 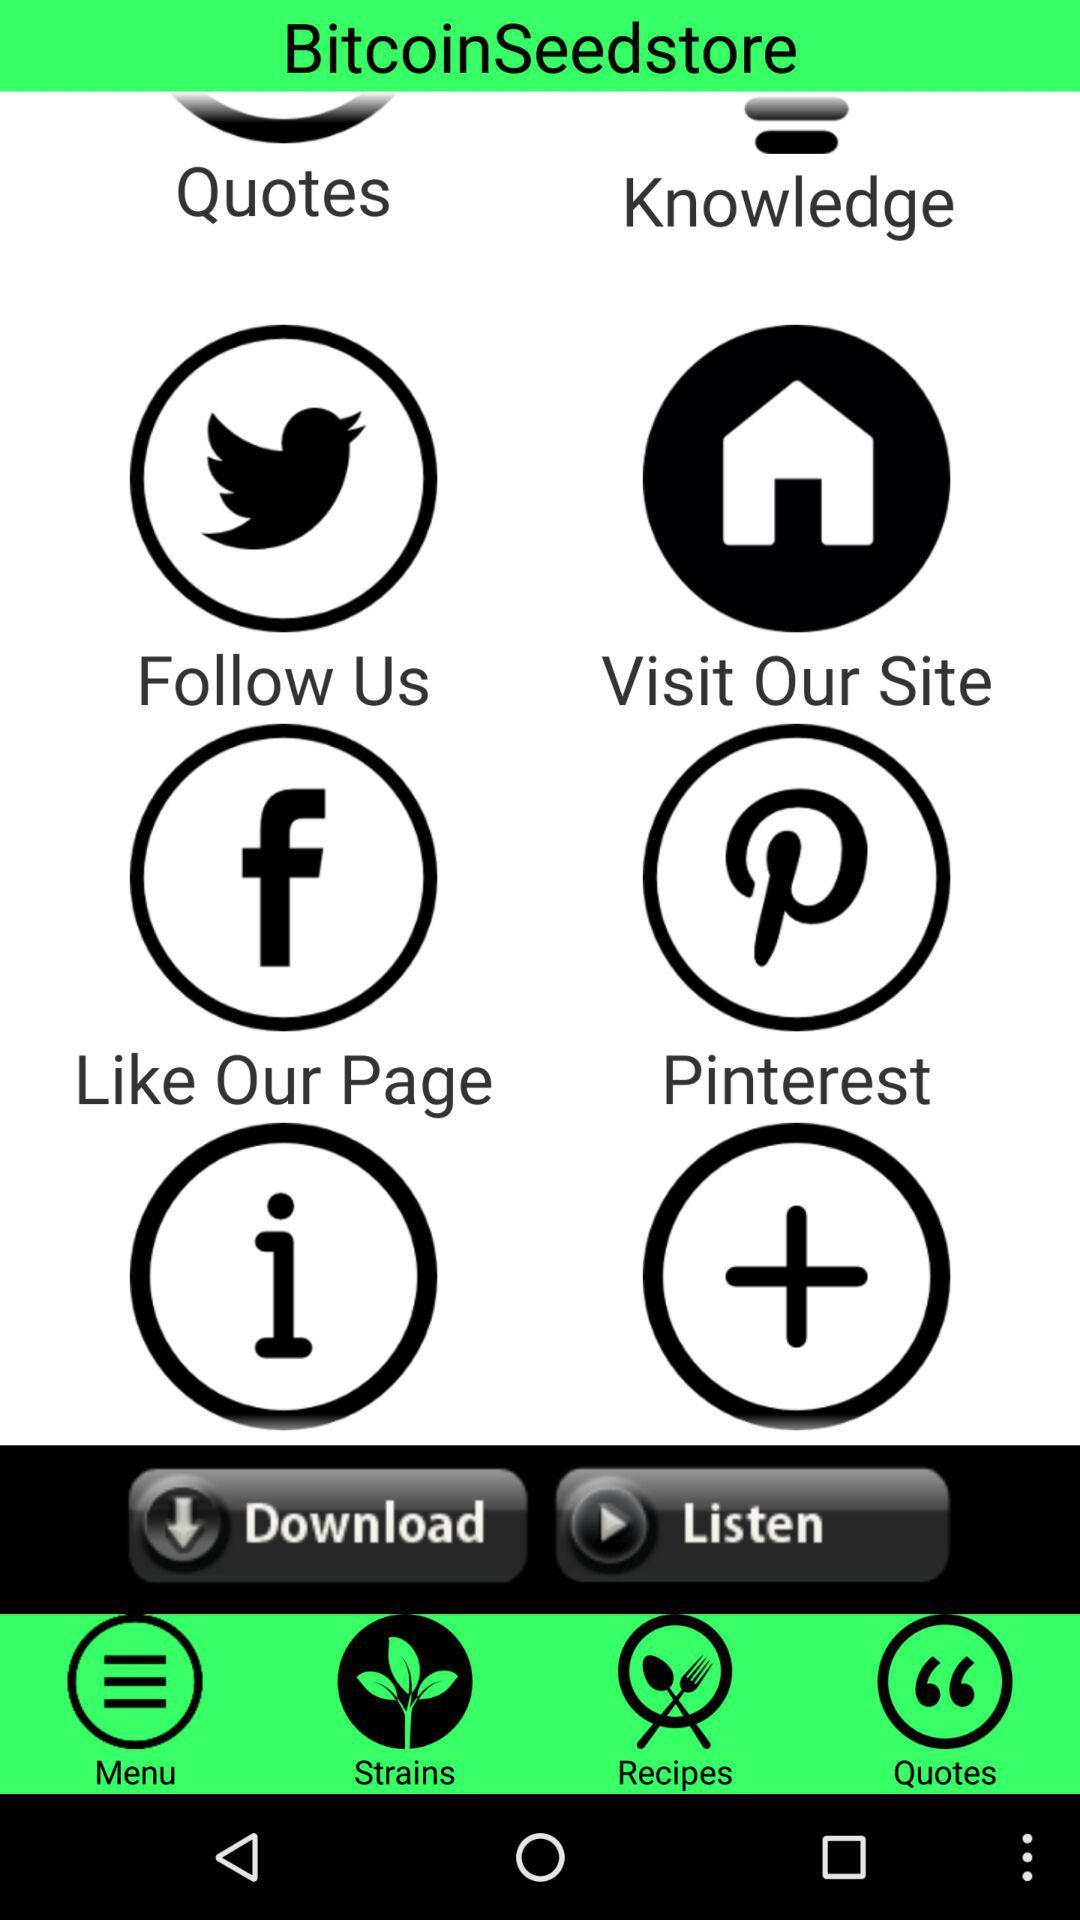 What do you see at coordinates (540, 1528) in the screenshot?
I see `audio options` at bounding box center [540, 1528].